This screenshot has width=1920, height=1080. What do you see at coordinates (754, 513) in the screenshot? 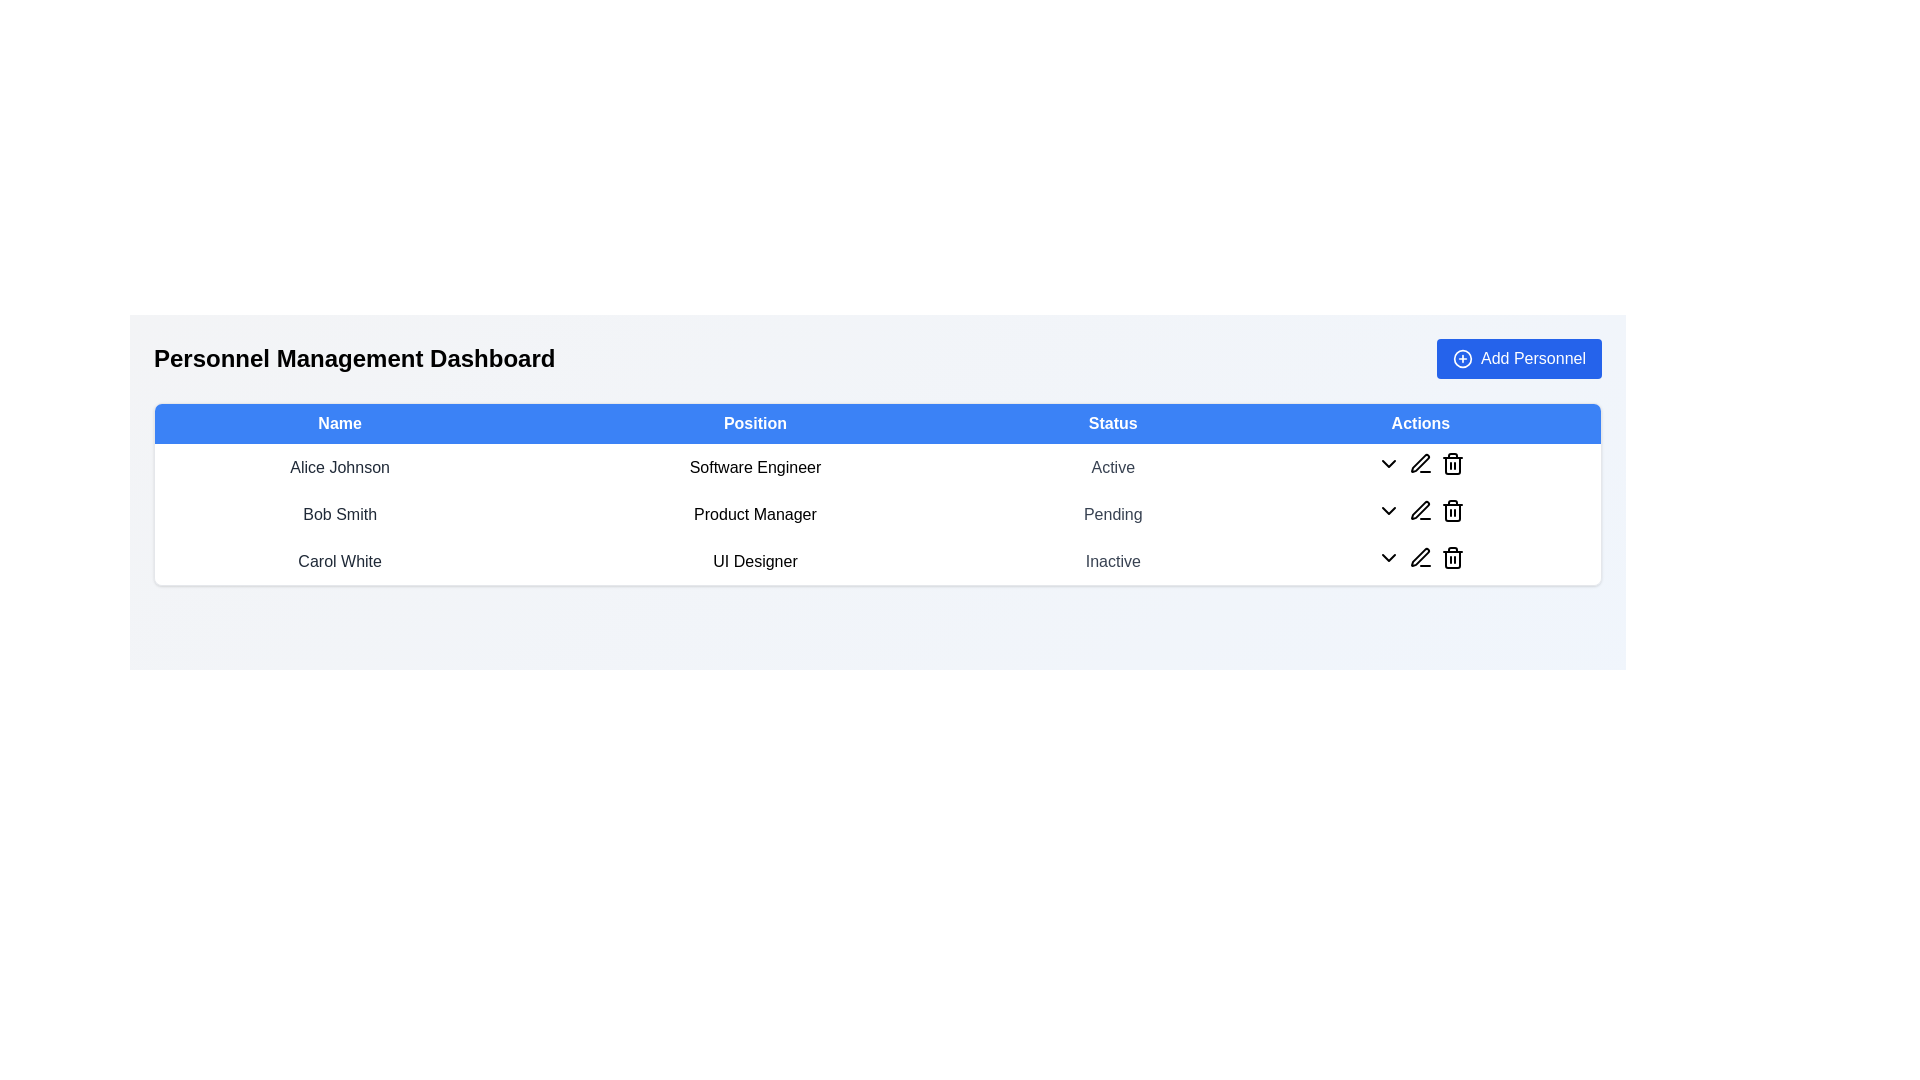
I see `the Text label displaying the job title or role of the individual, located in the second row under the 'Position' column of a three-row table` at bounding box center [754, 513].